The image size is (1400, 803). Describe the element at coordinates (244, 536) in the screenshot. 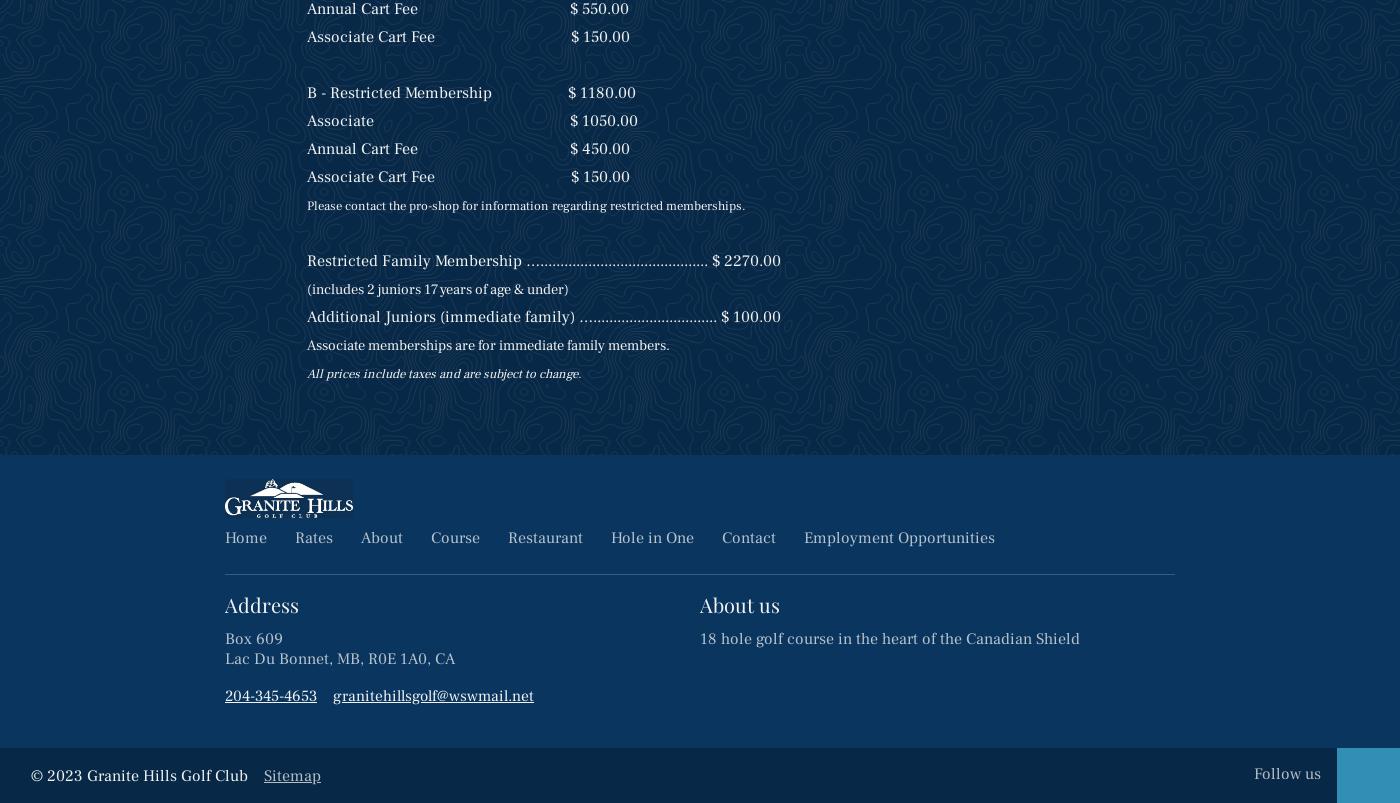

I see `'Home'` at that location.